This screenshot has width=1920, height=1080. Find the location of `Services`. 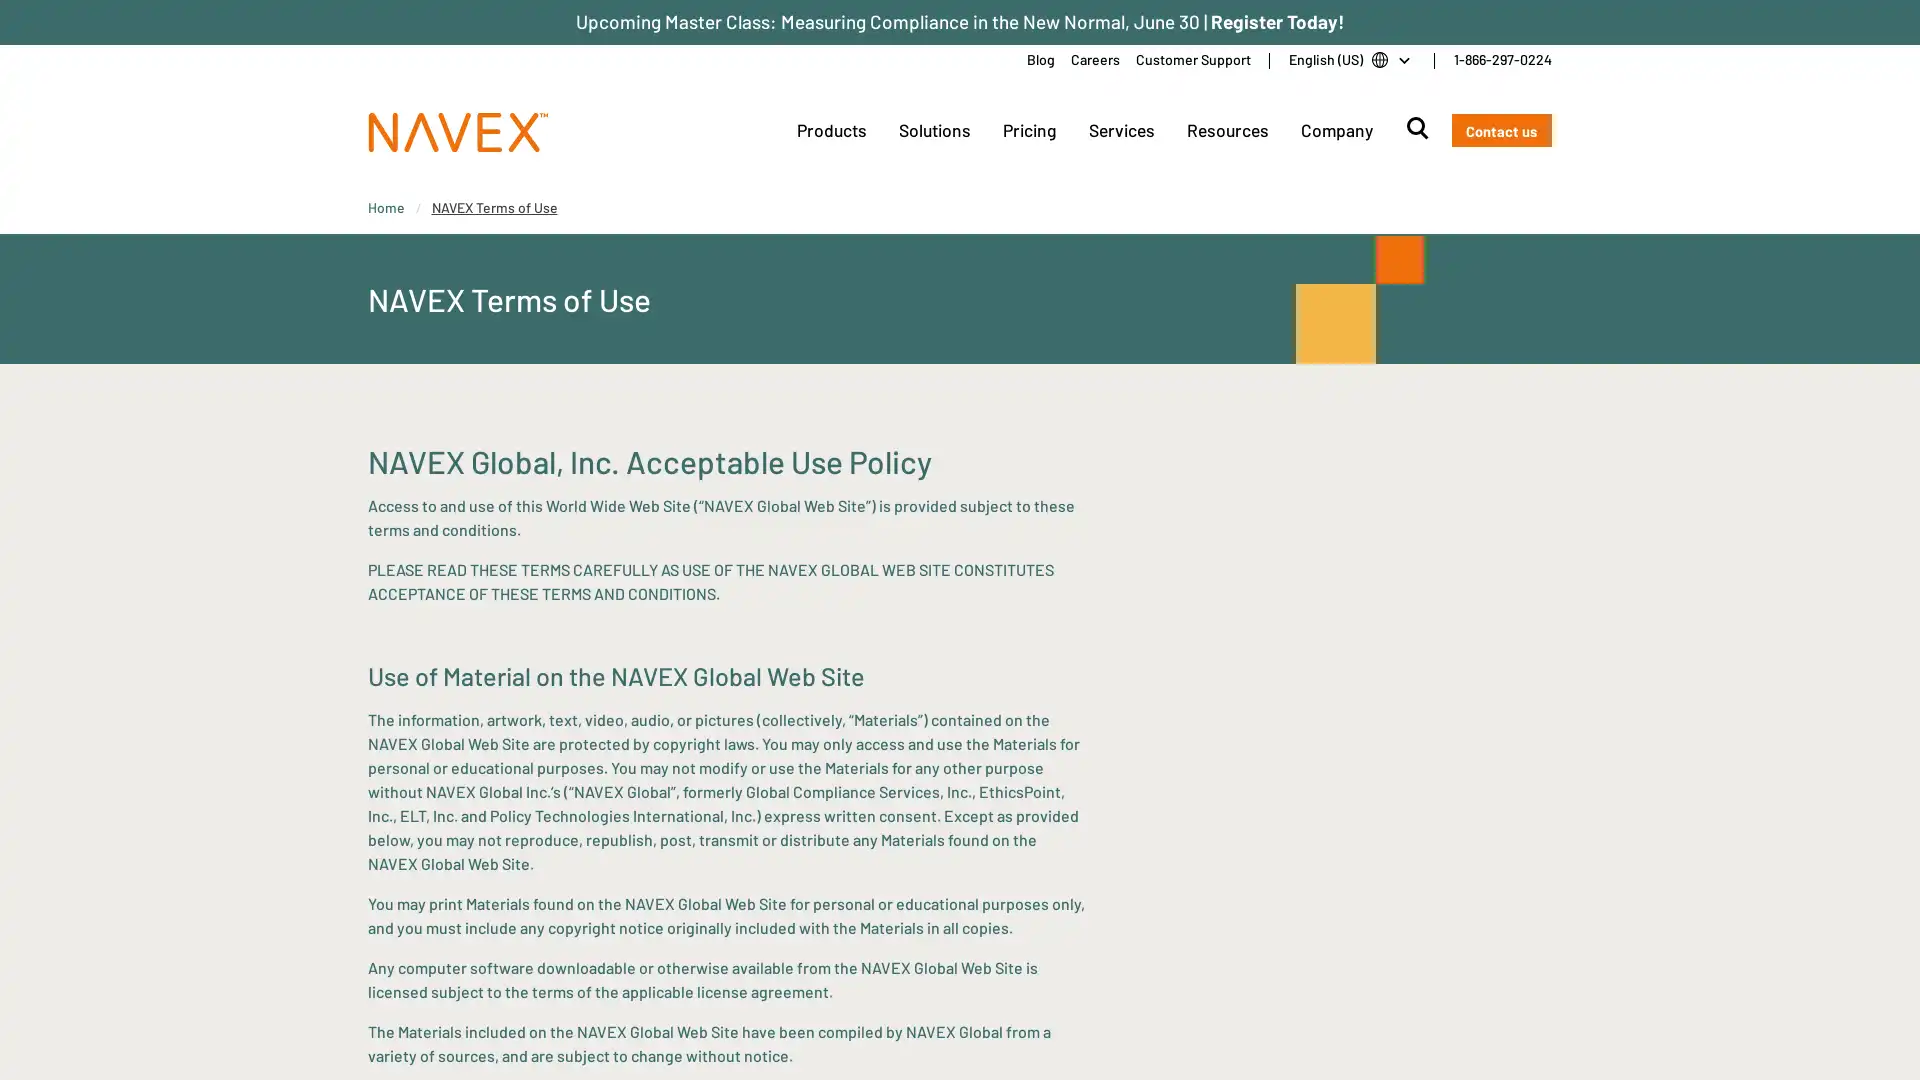

Services is located at coordinates (1121, 130).